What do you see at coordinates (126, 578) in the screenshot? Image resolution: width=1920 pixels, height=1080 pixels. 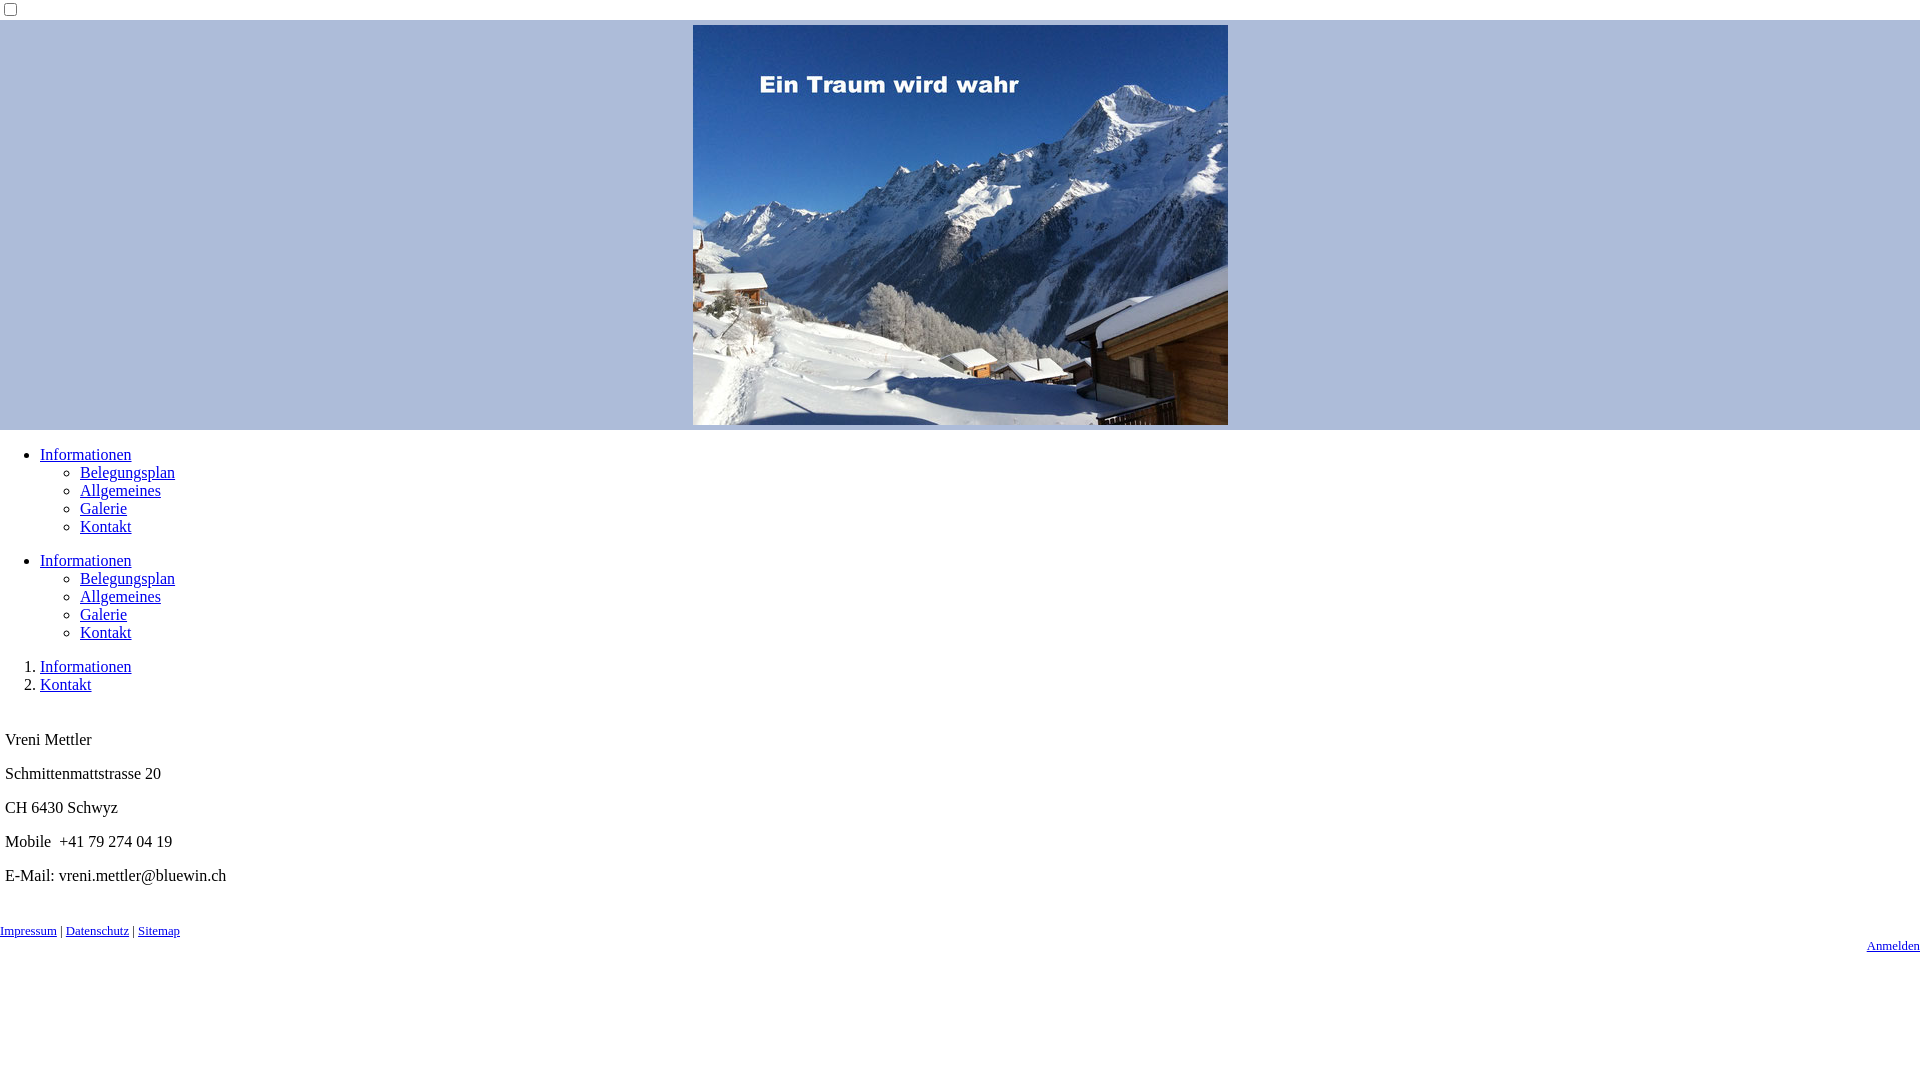 I see `'Belegungsplan'` at bounding box center [126, 578].